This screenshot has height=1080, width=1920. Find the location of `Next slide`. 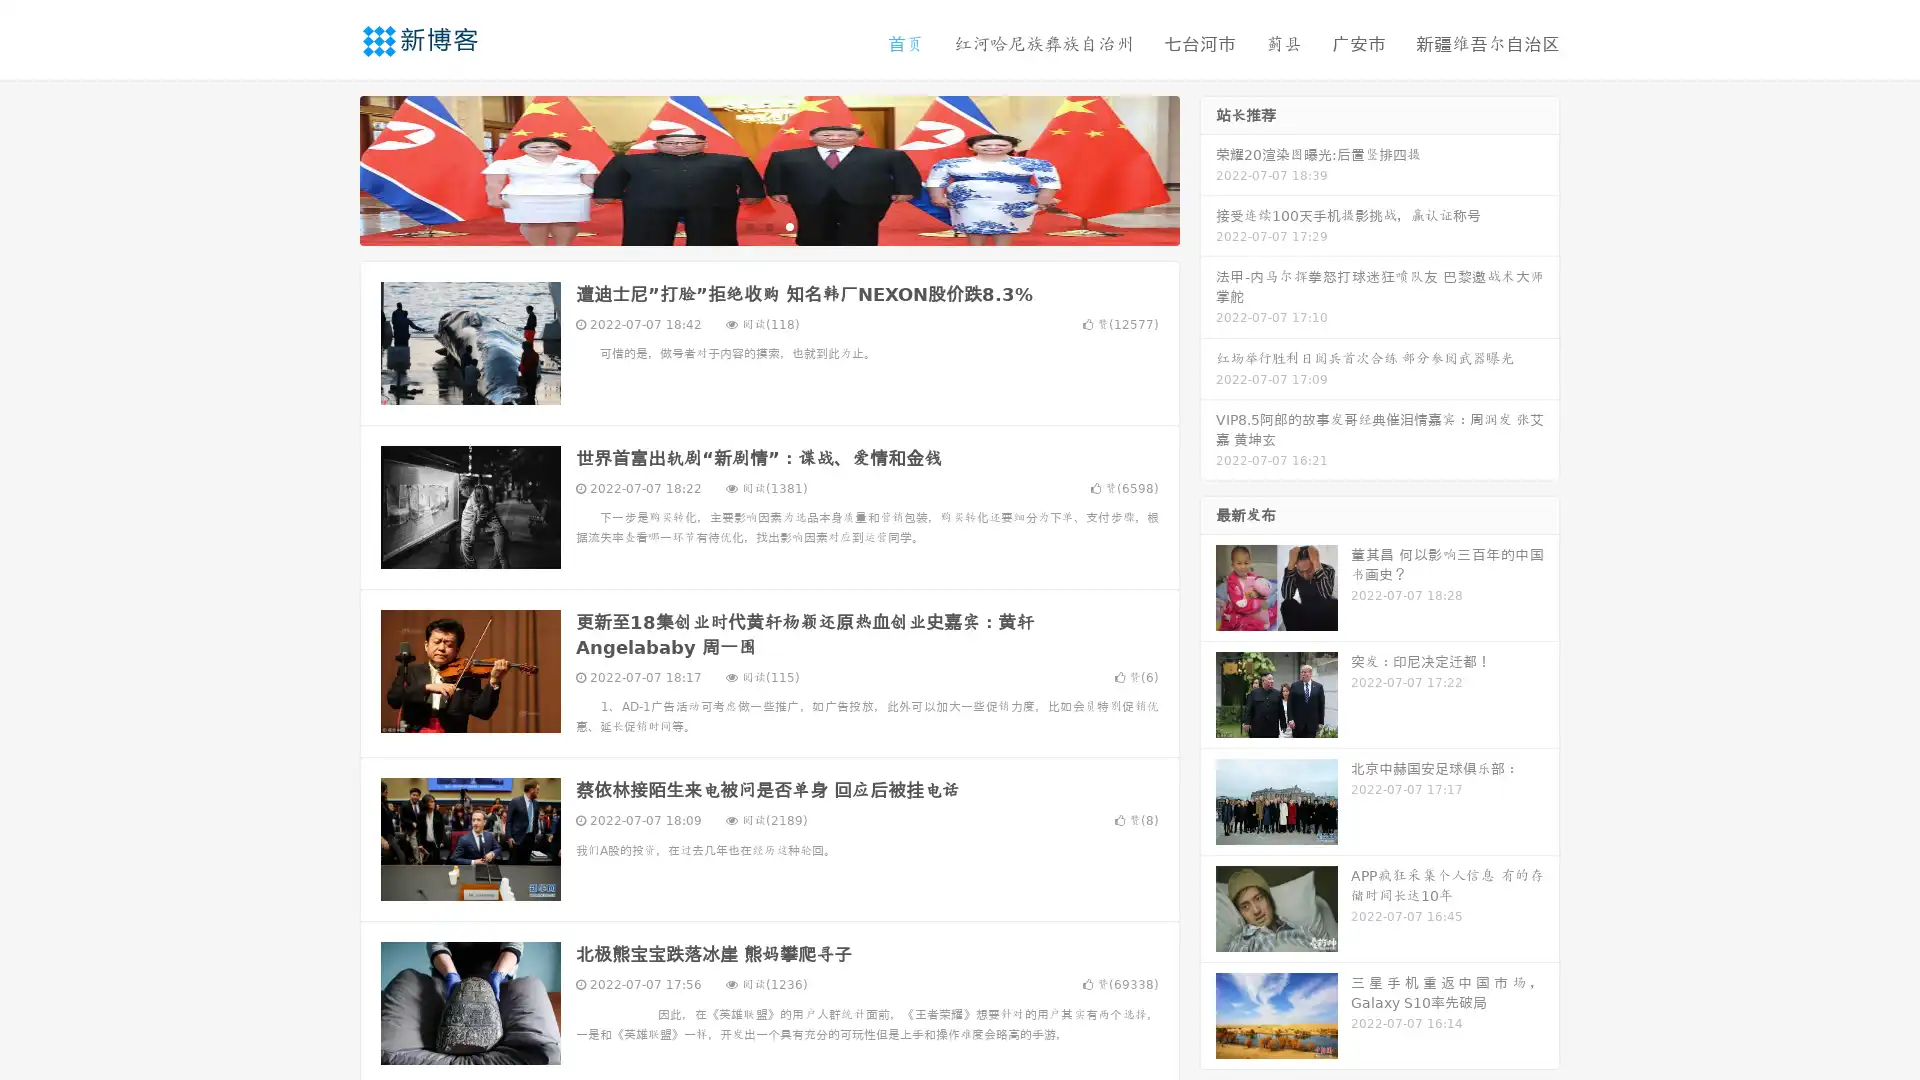

Next slide is located at coordinates (1208, 168).